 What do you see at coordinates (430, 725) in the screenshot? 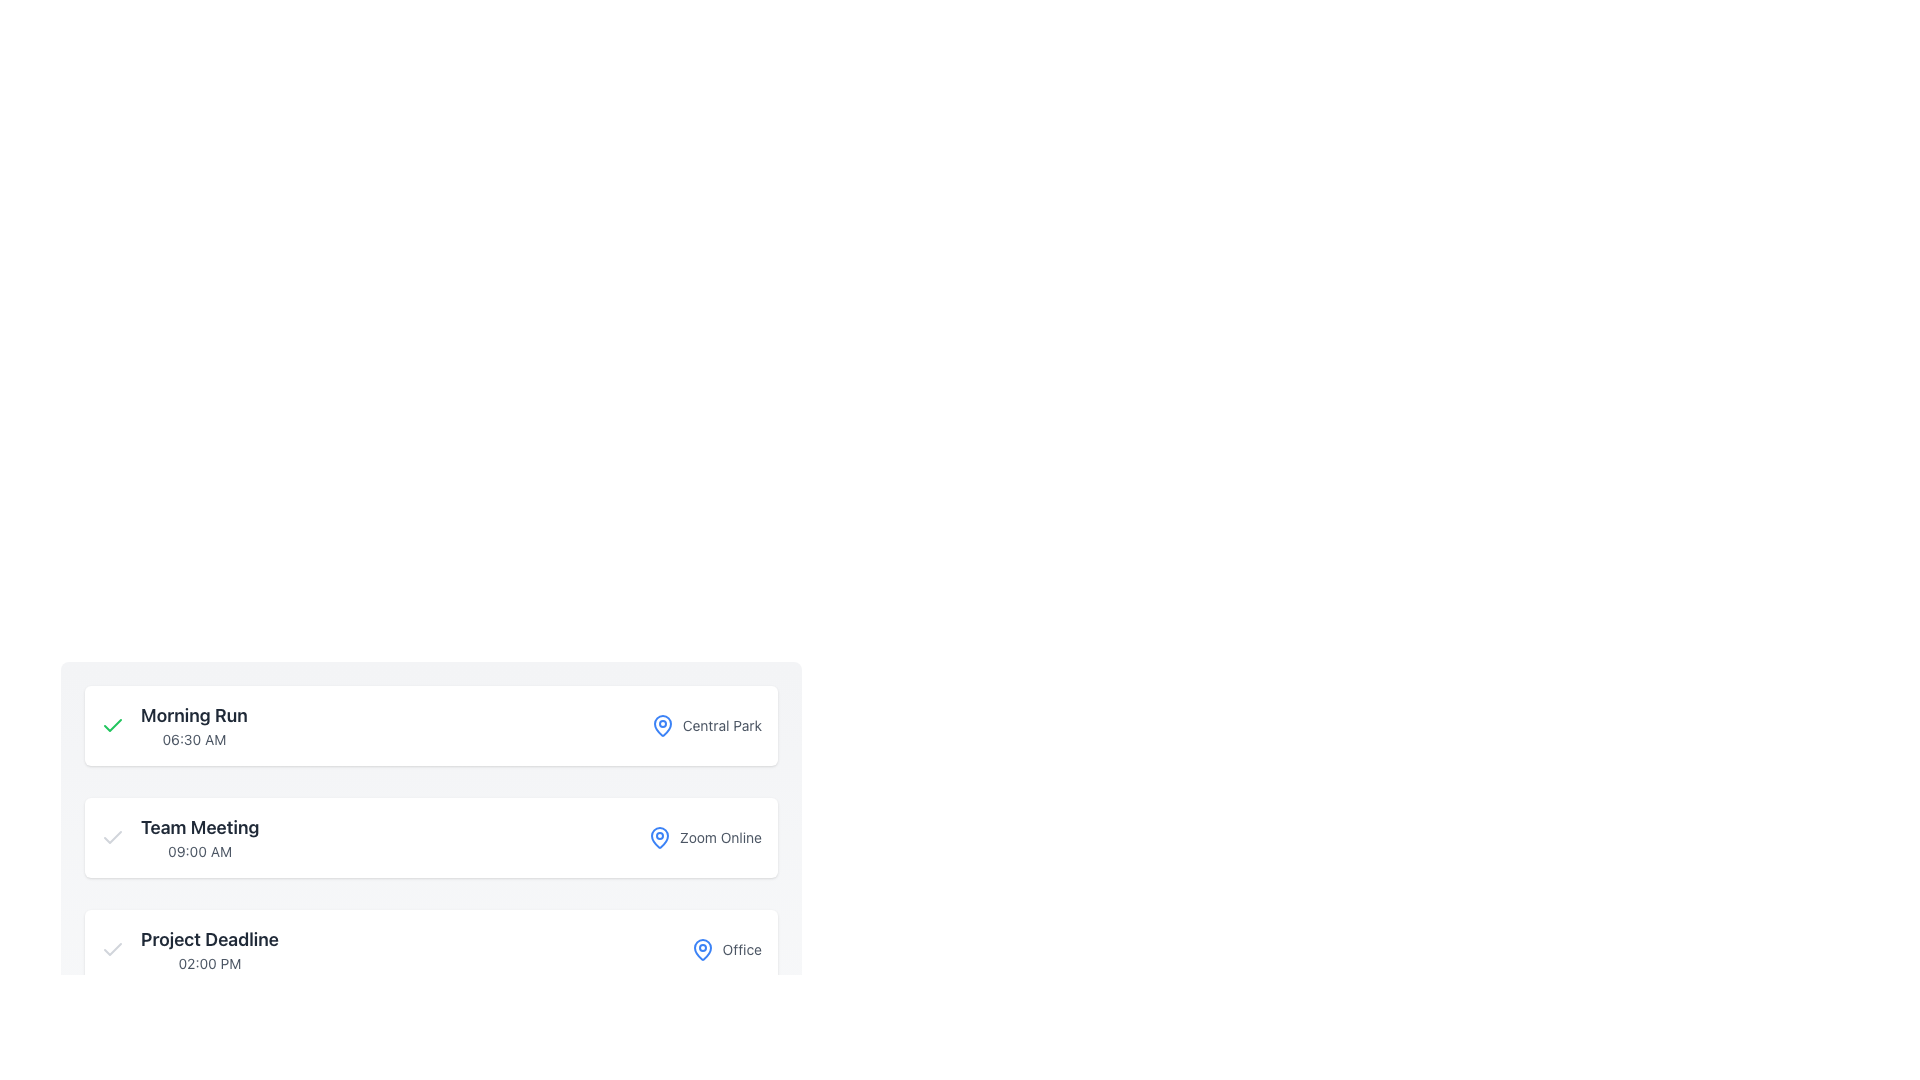
I see `the event panel at the top of the vertically stacked list` at bounding box center [430, 725].